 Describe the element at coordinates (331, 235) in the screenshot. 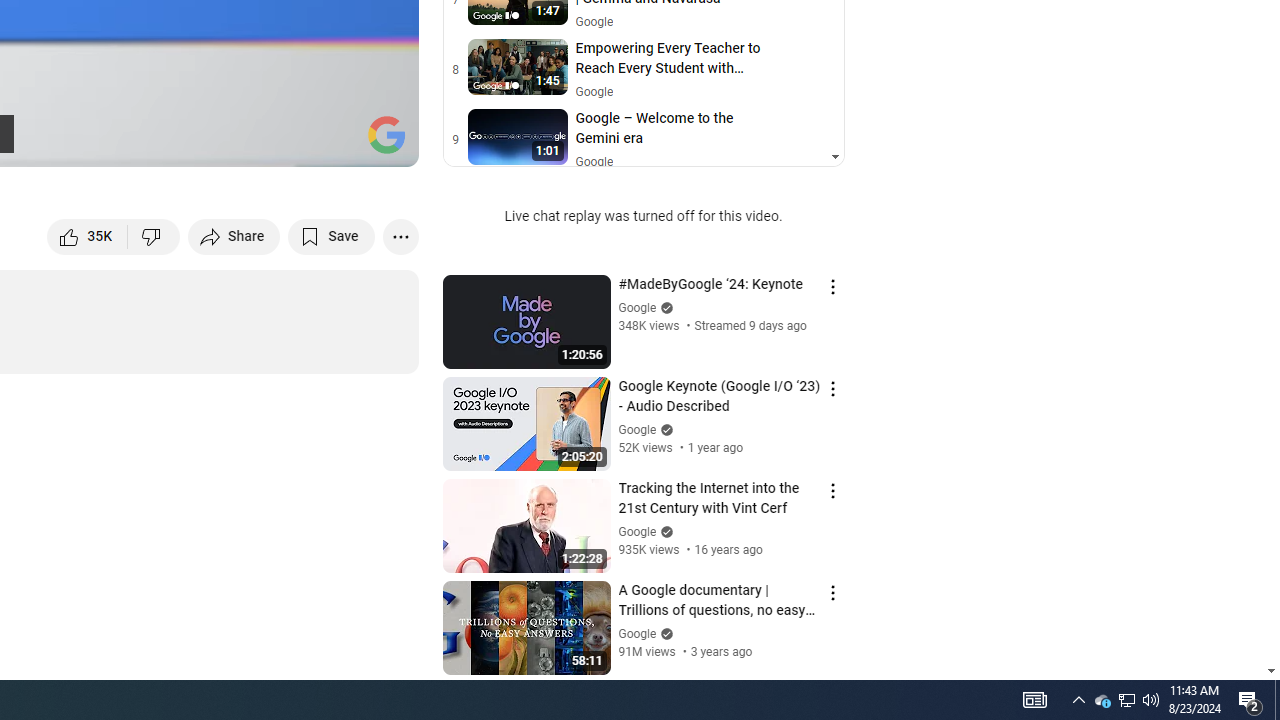

I see `'Save to playlist'` at that location.